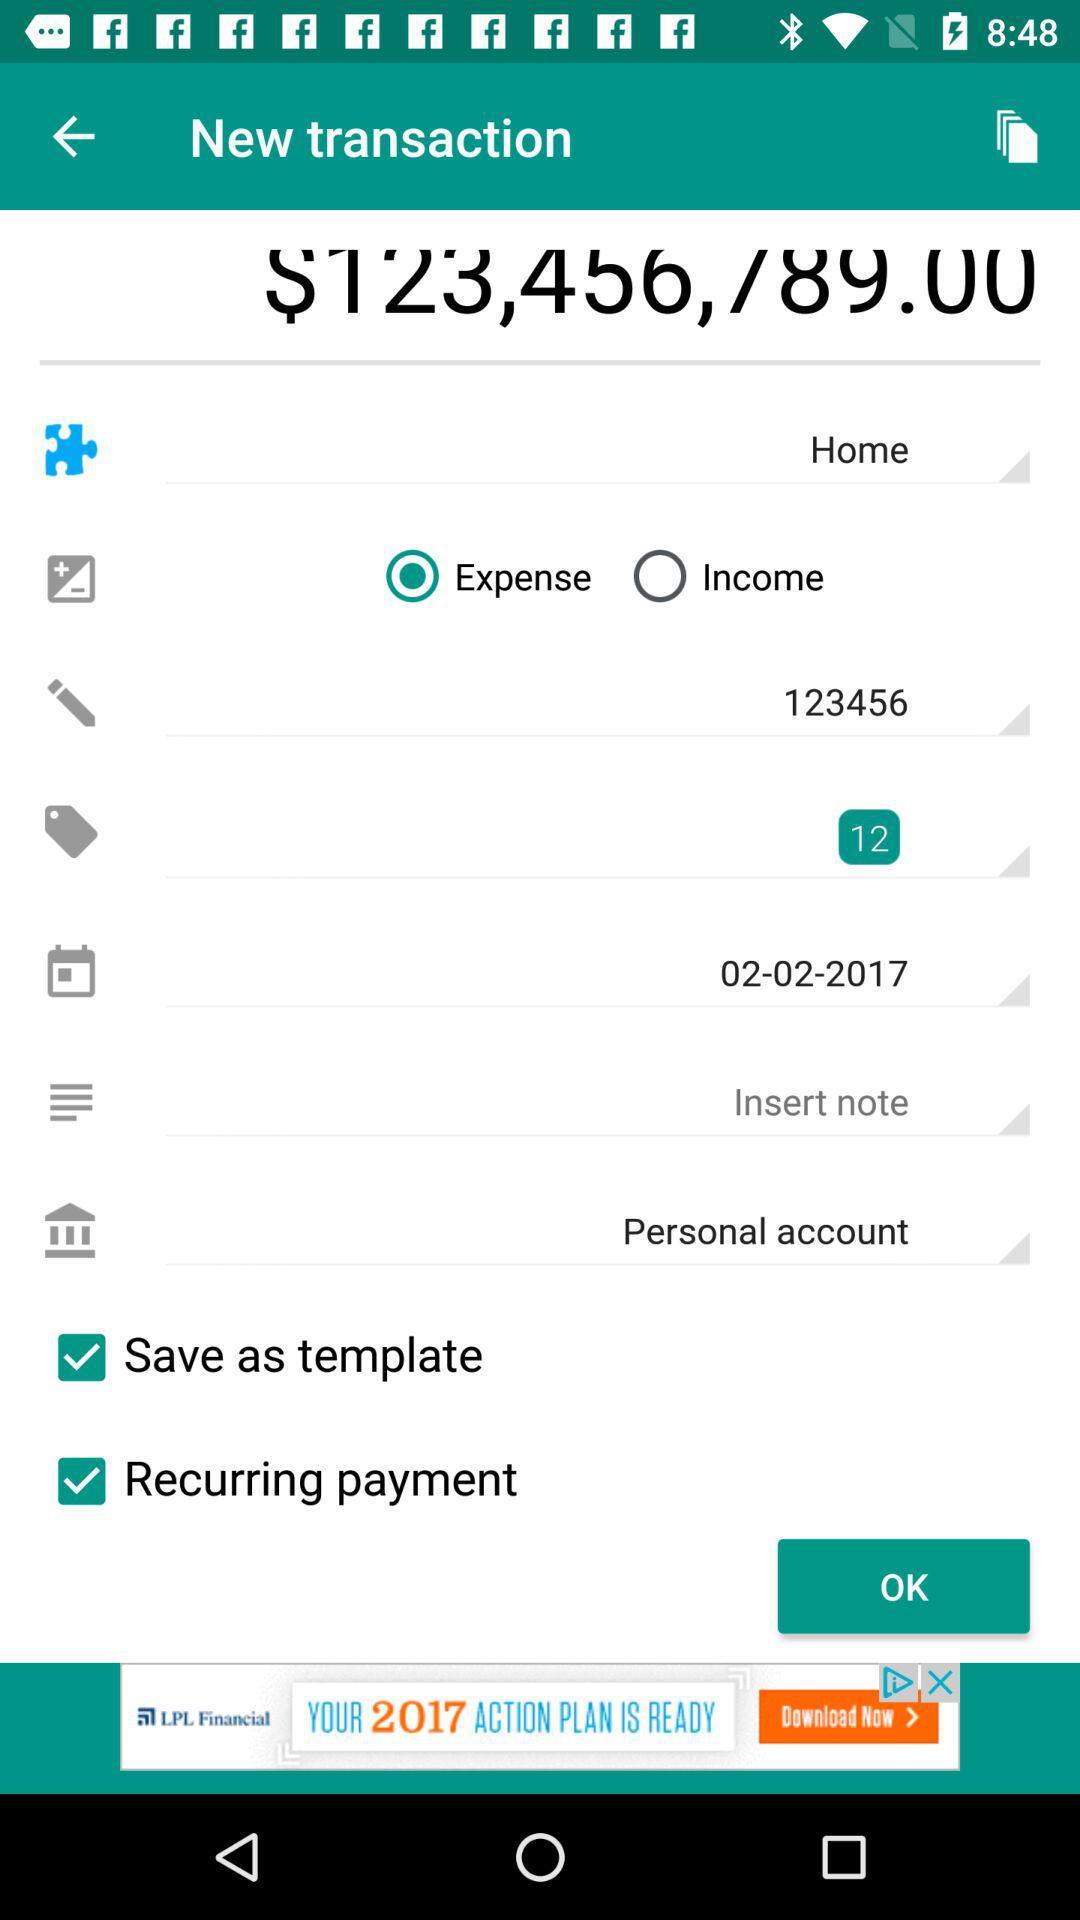 The height and width of the screenshot is (1920, 1080). I want to click on edits, so click(70, 702).